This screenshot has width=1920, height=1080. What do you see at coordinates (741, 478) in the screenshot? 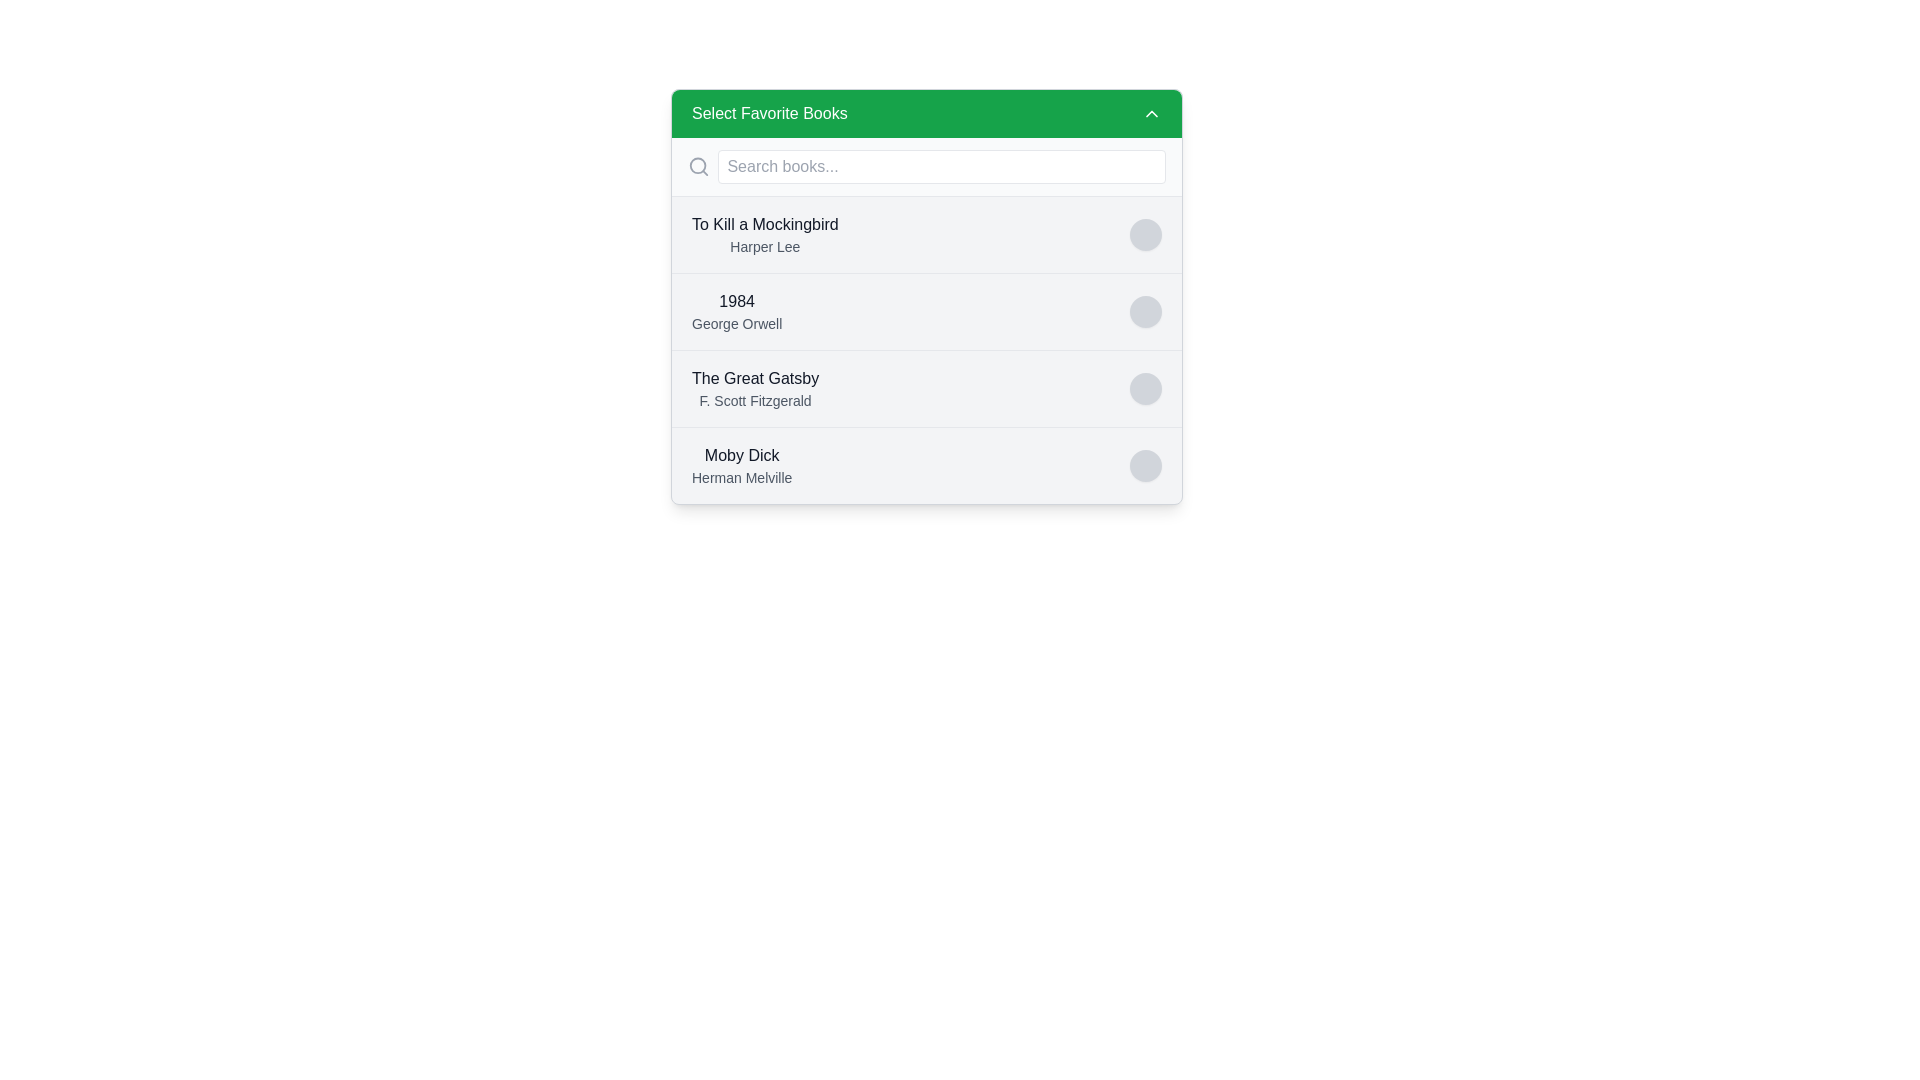
I see `the static text label that contains the text 'Herman Melville', which is styled with a smaller font size and gray color, positioned beneath the title 'Moby Dick'` at bounding box center [741, 478].